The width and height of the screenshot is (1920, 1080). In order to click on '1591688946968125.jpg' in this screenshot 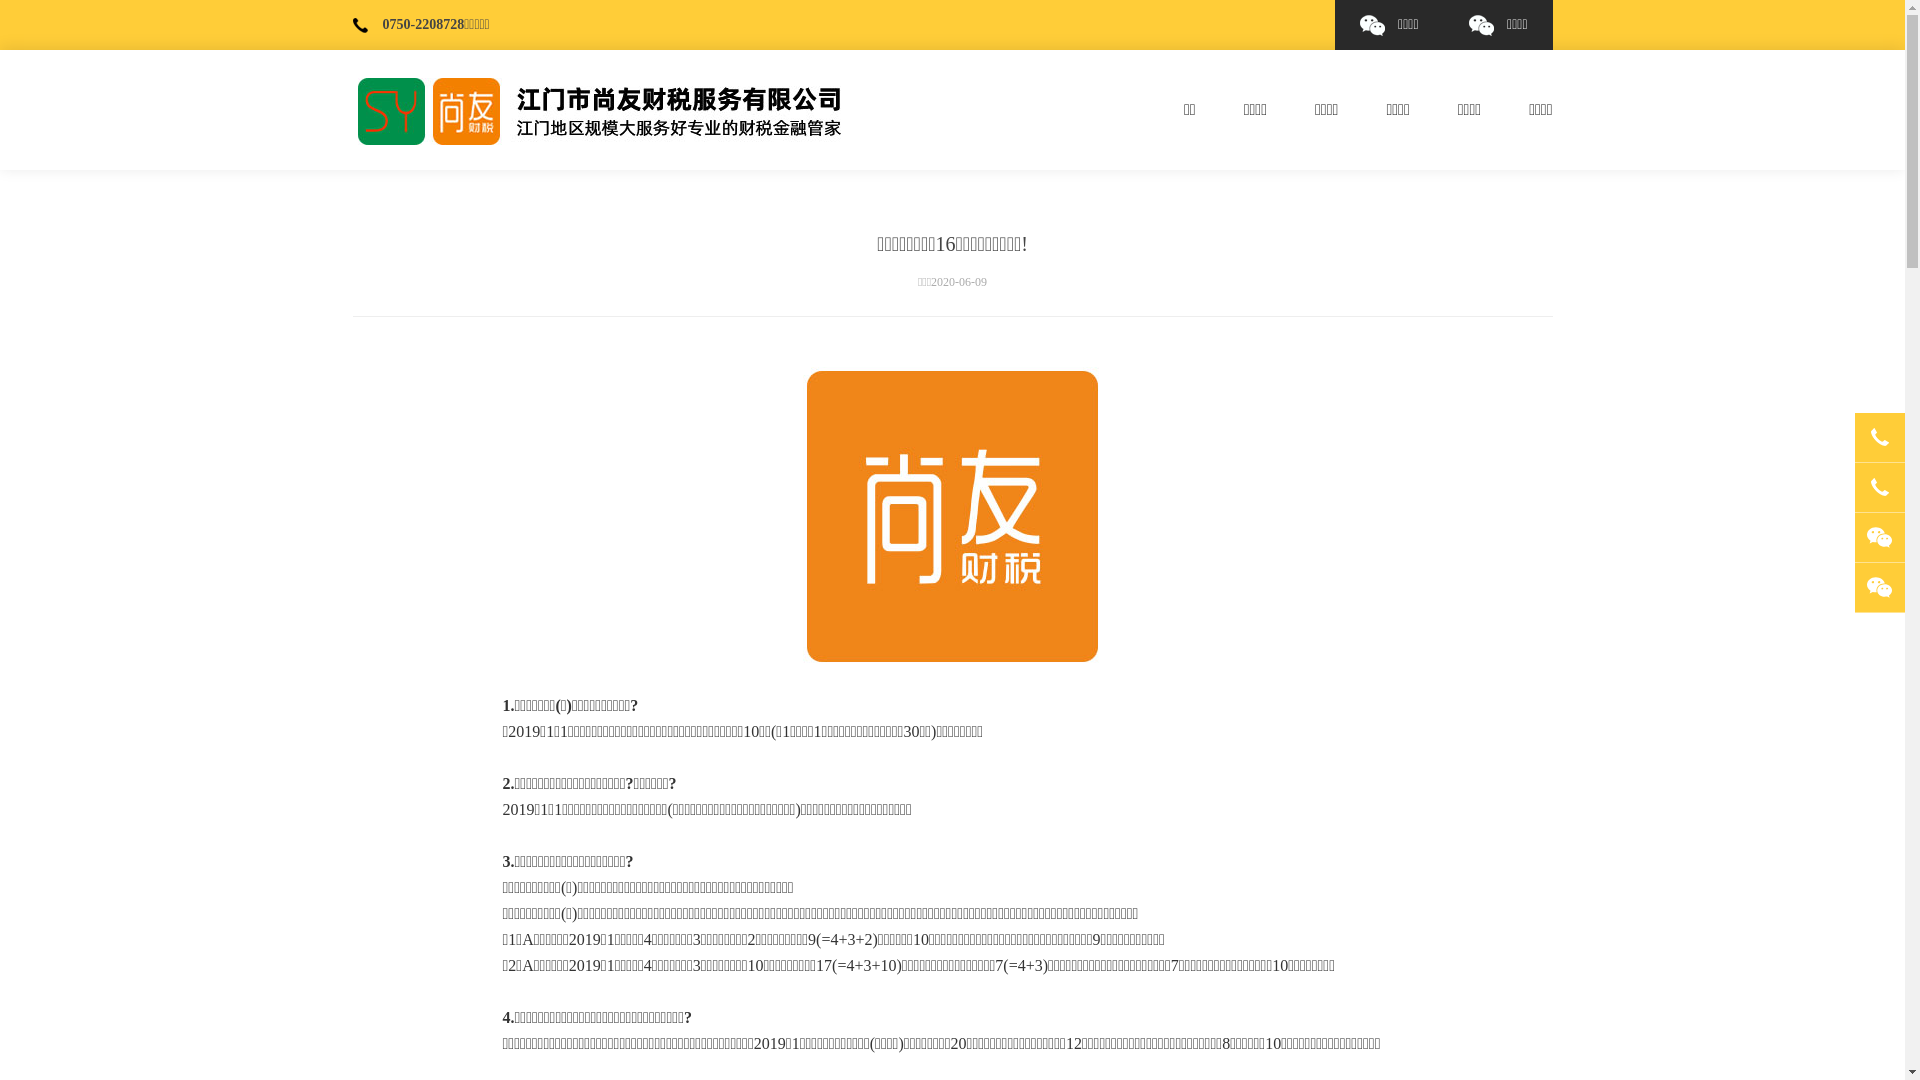, I will do `click(950, 515)`.